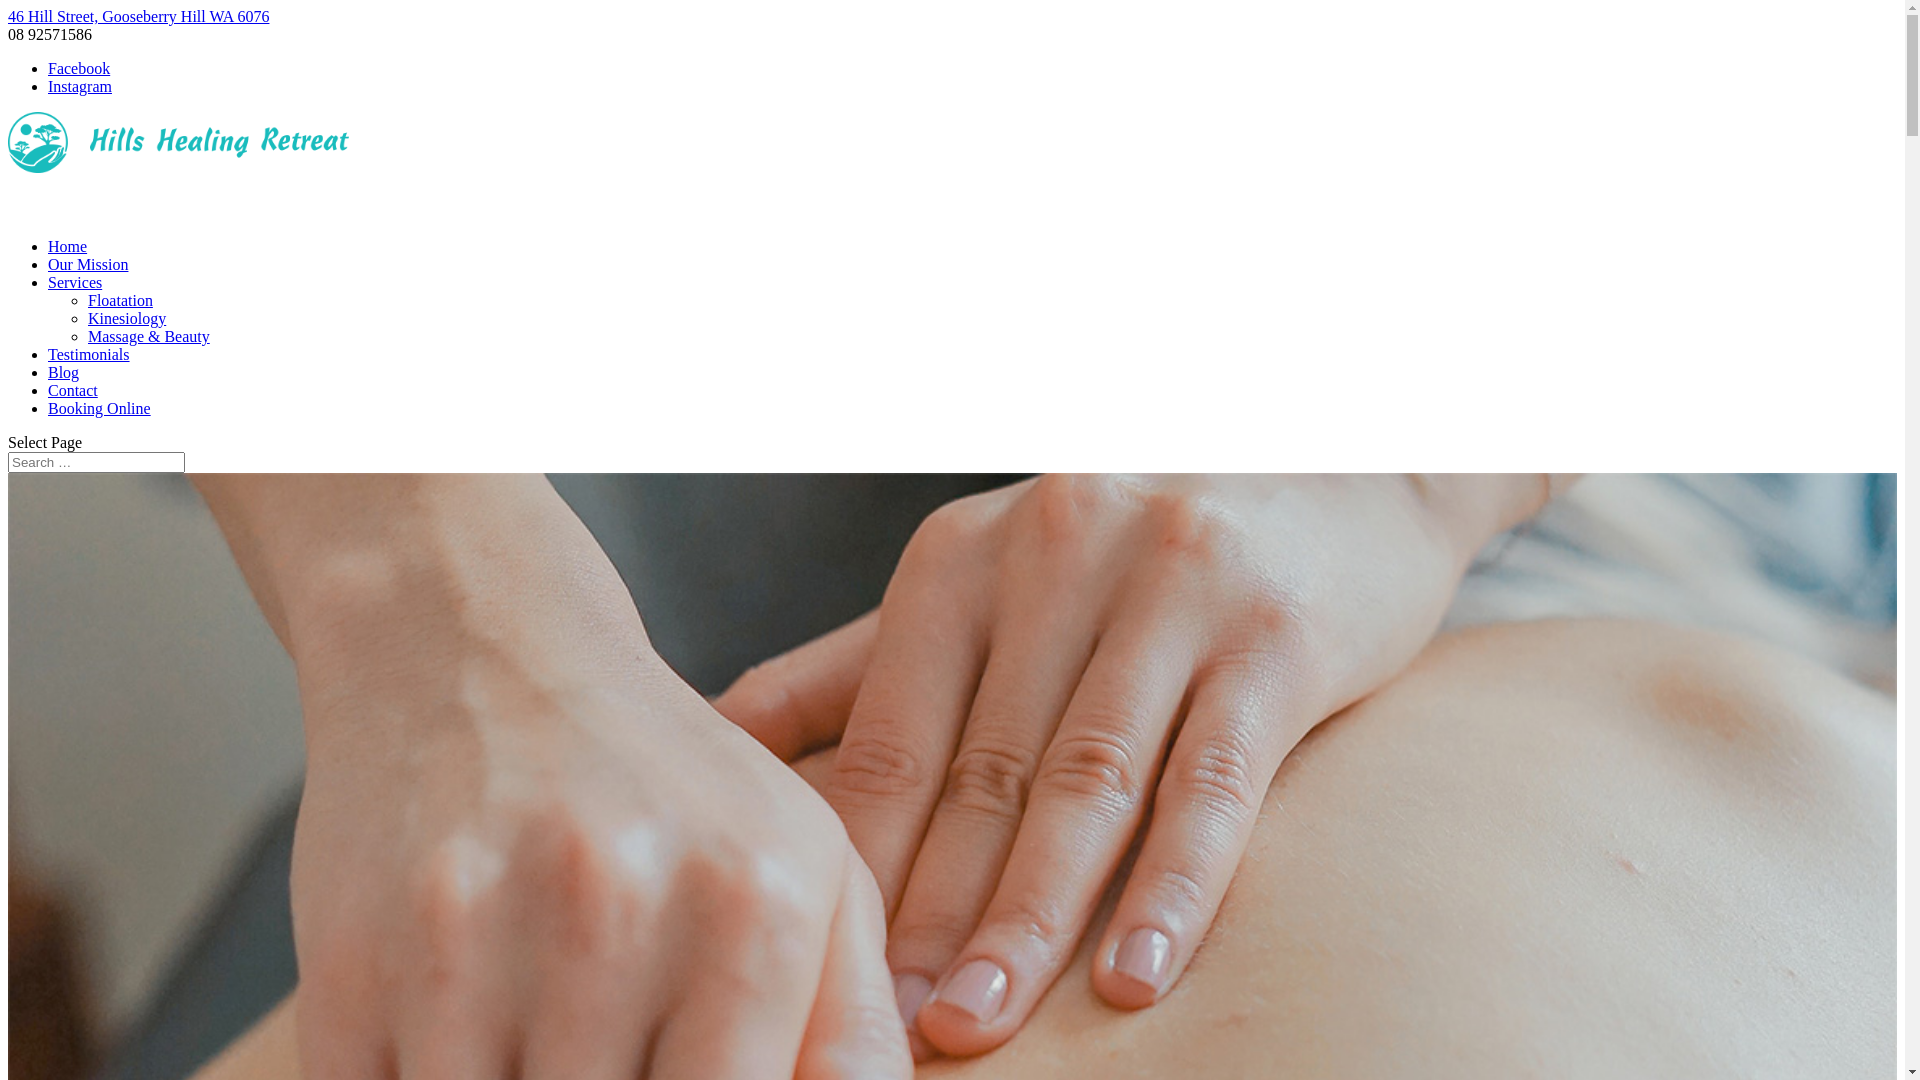 The width and height of the screenshot is (1920, 1080). Describe the element at coordinates (78, 67) in the screenshot. I see `'Facebook'` at that location.